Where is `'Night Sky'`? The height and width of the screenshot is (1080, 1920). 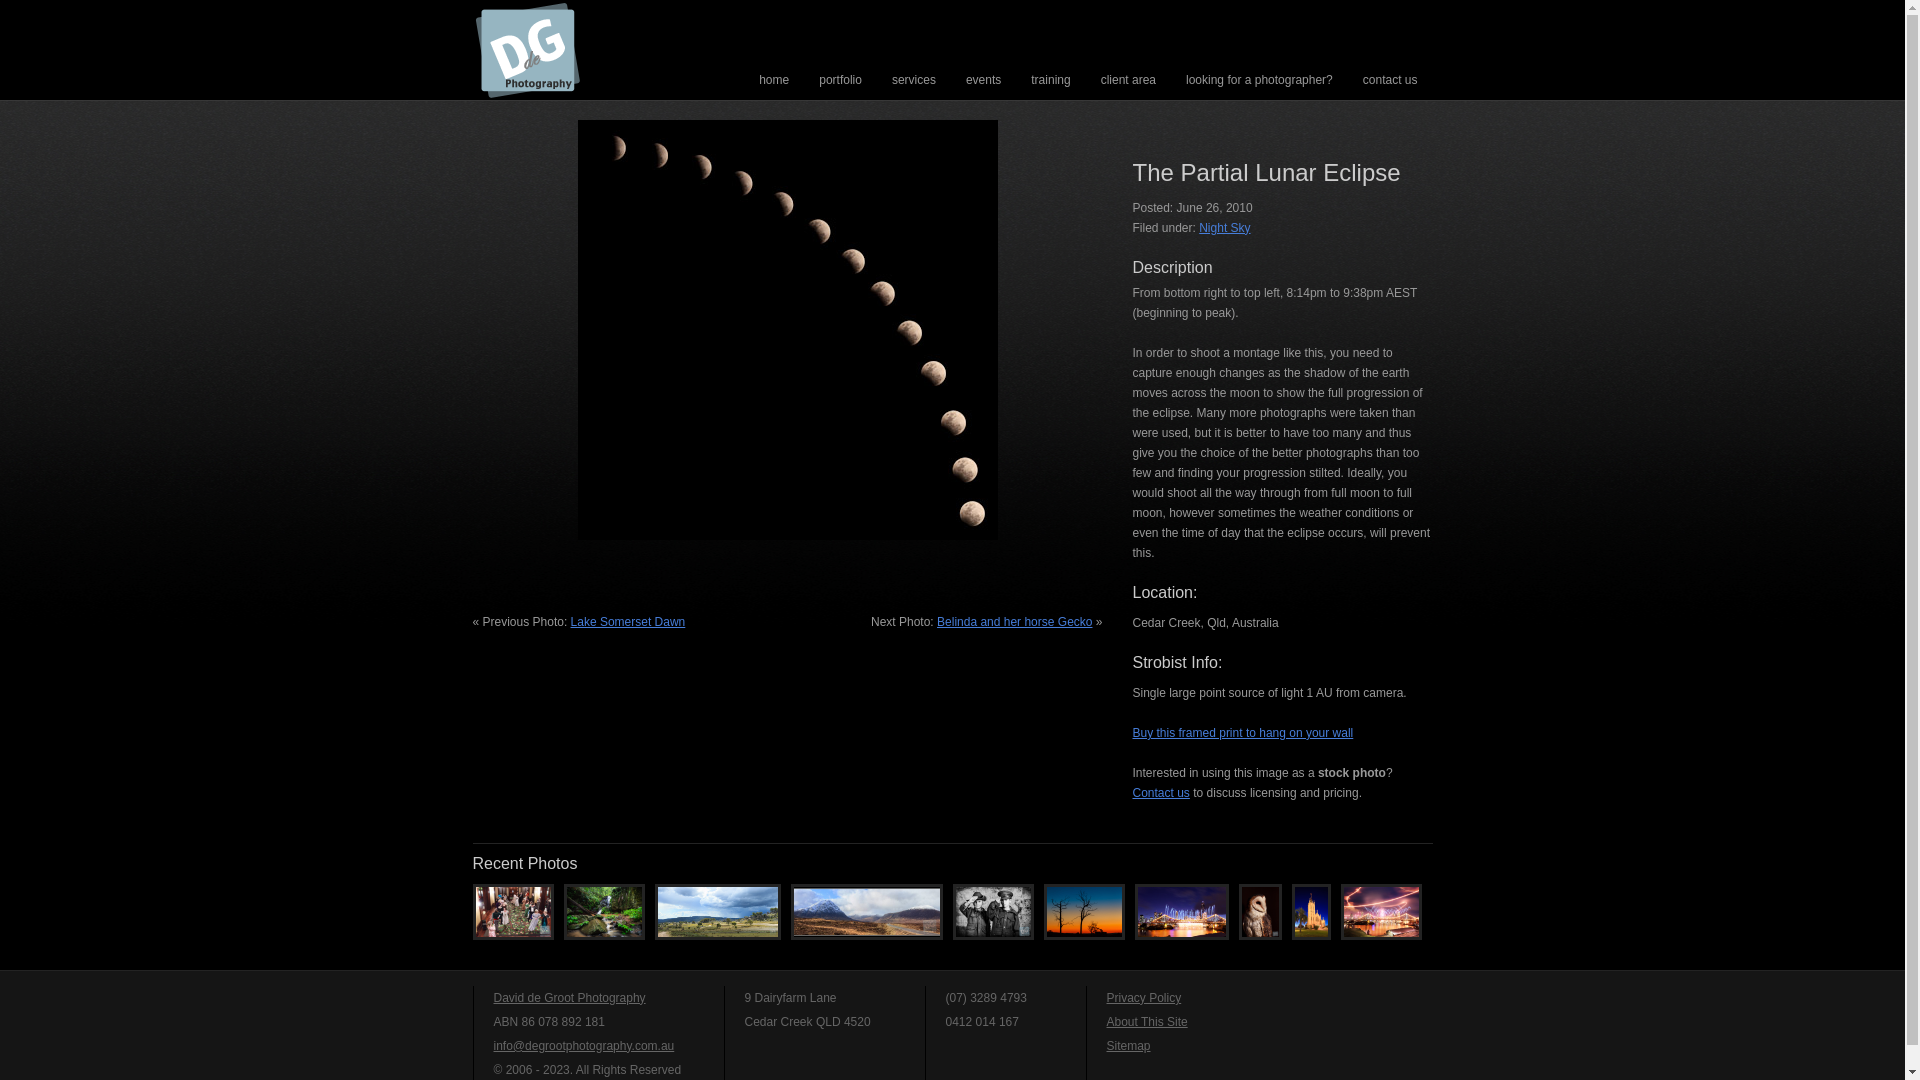
'Night Sky' is located at coordinates (1223, 226).